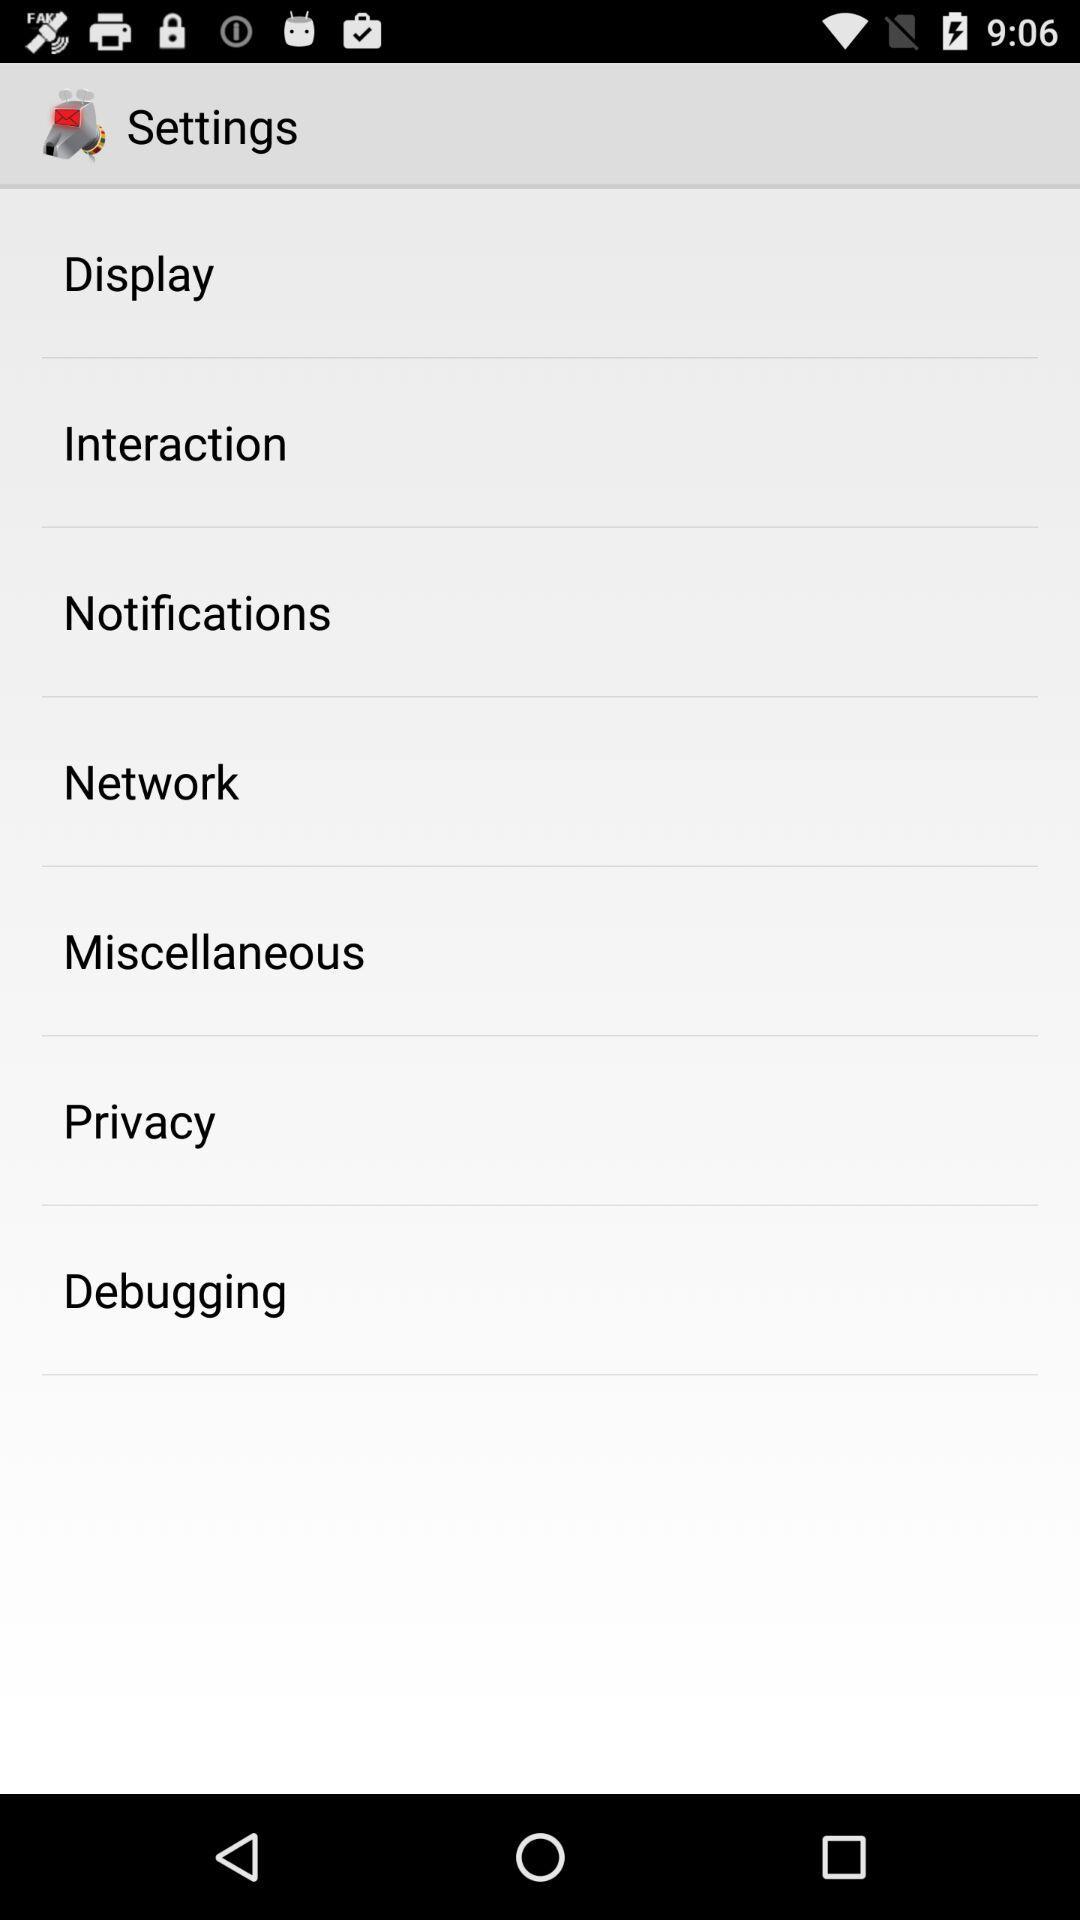 The image size is (1080, 1920). Describe the element at coordinates (138, 1120) in the screenshot. I see `privacy` at that location.